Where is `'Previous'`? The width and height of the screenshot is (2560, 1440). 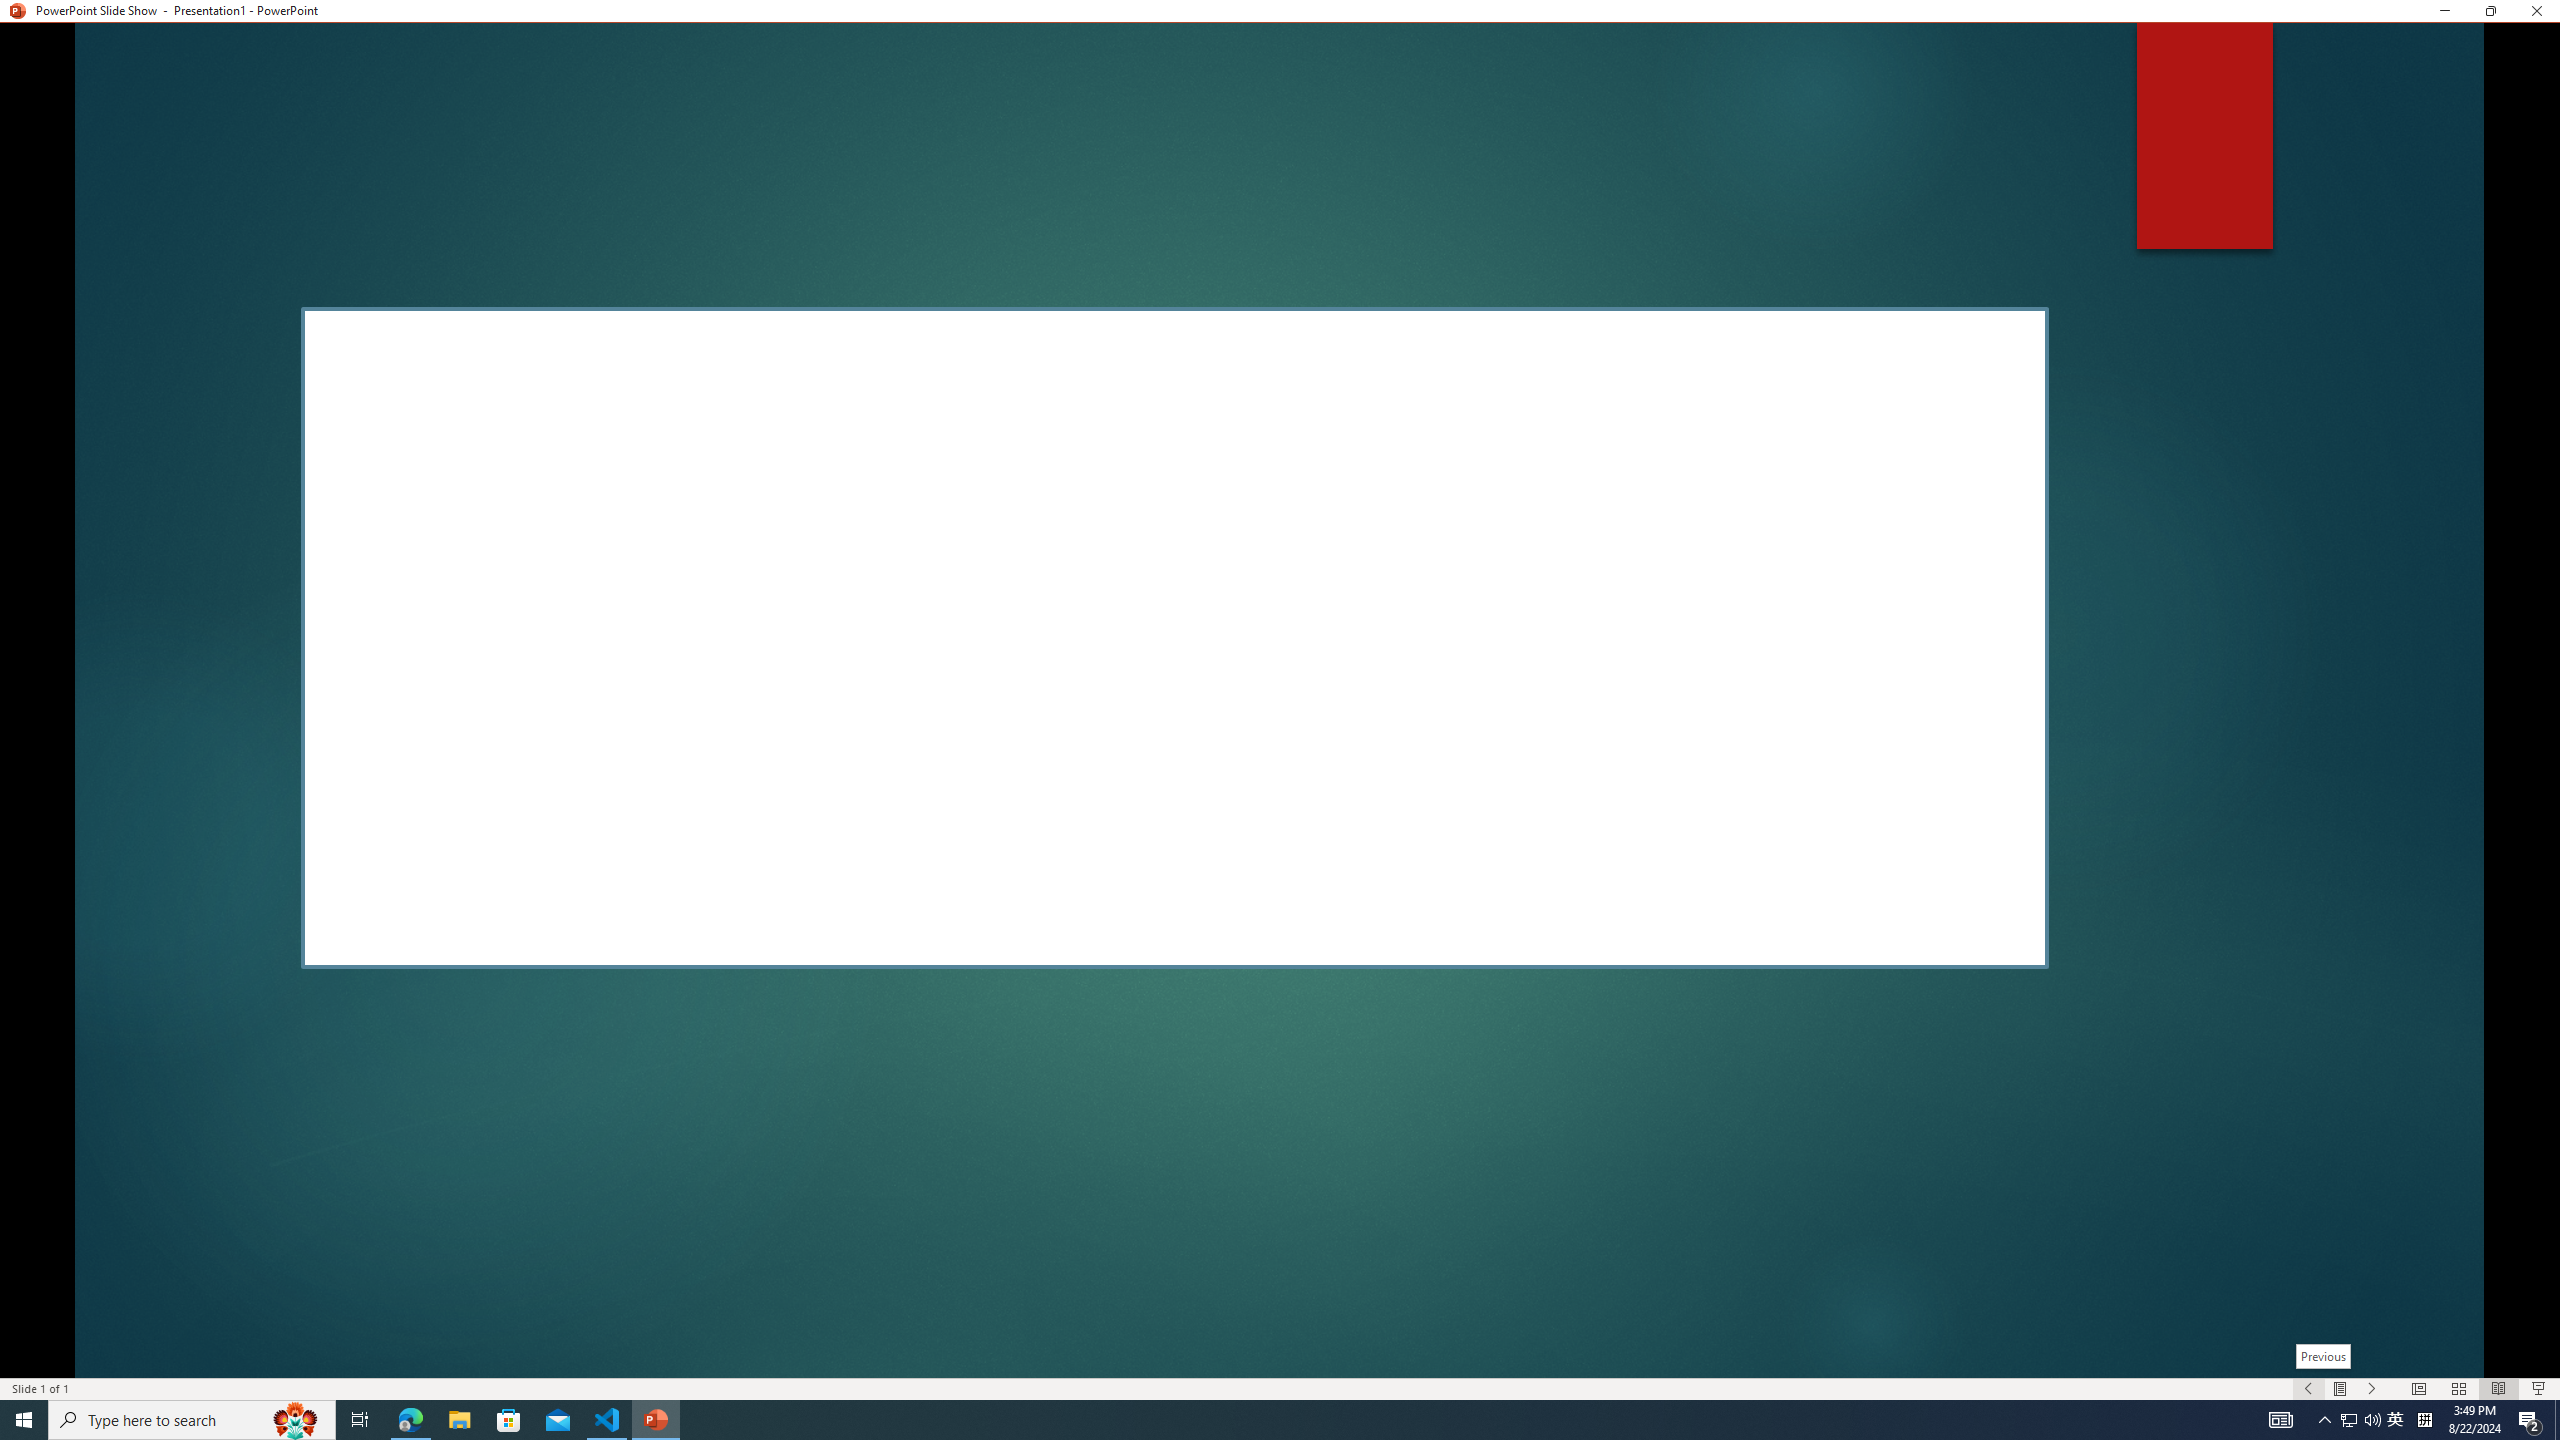 'Previous' is located at coordinates (2323, 1355).